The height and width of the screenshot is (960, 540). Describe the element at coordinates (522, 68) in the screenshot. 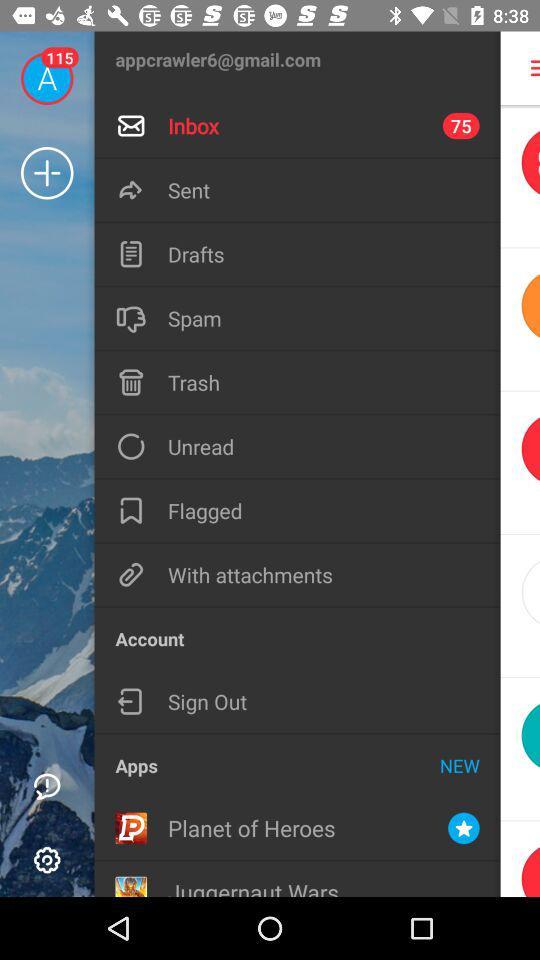

I see `the more icon` at that location.